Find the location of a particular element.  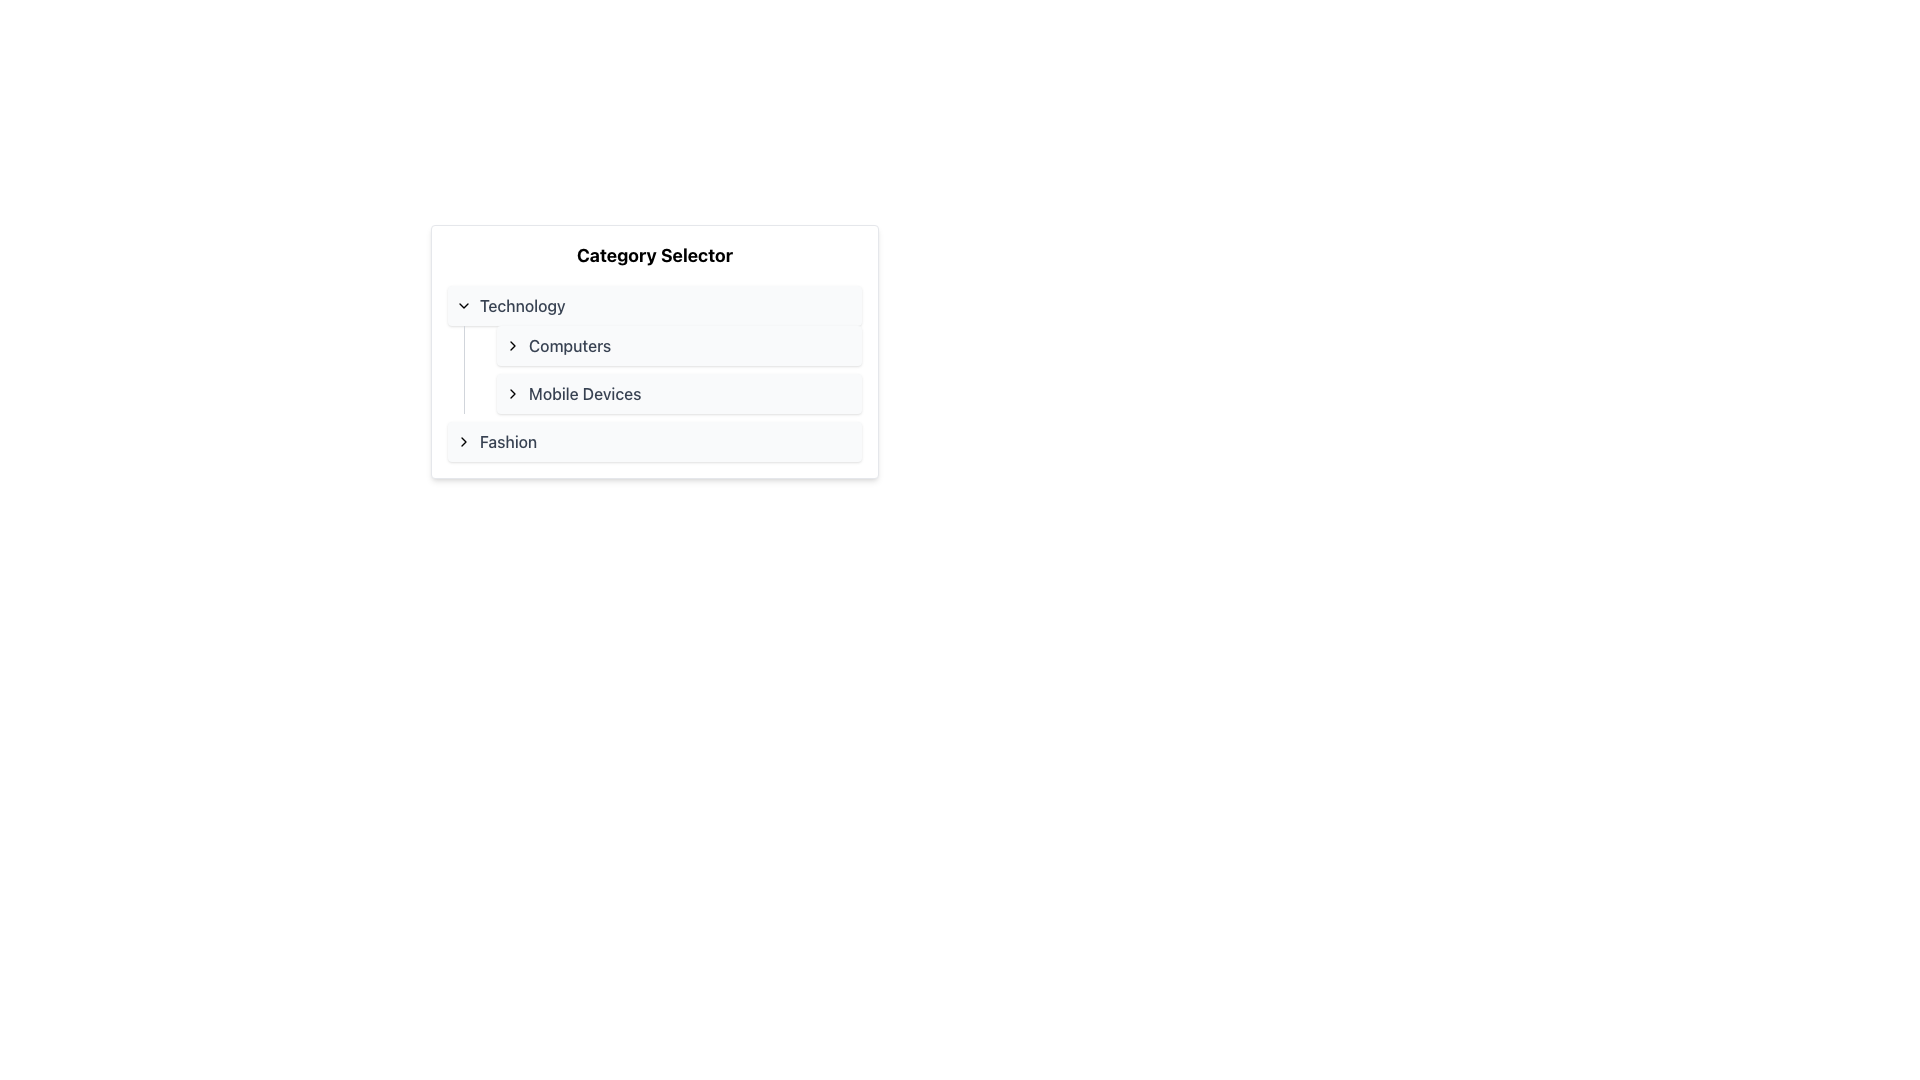

the right-facing chevron icon located to the left of the 'Computers' menu item is located at coordinates (513, 345).